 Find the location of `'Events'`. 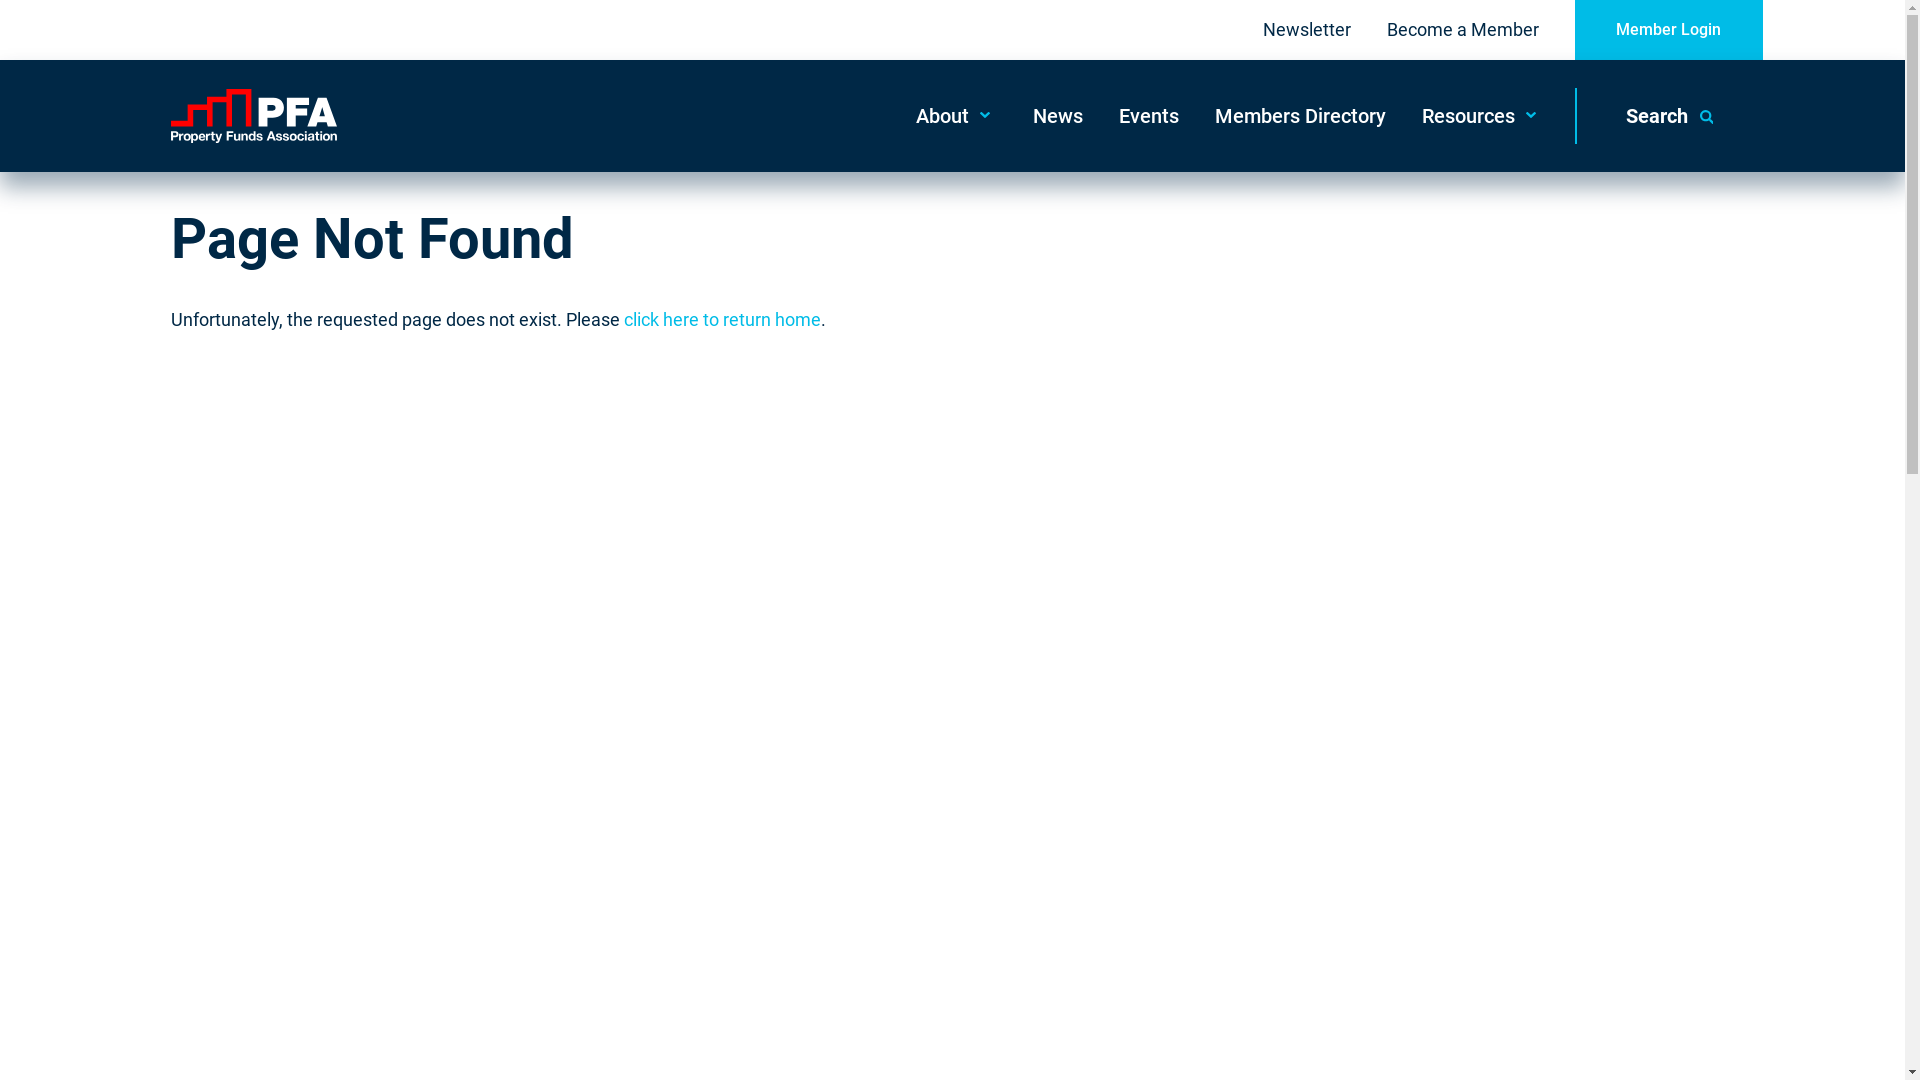

'Events' is located at coordinates (1098, 115).